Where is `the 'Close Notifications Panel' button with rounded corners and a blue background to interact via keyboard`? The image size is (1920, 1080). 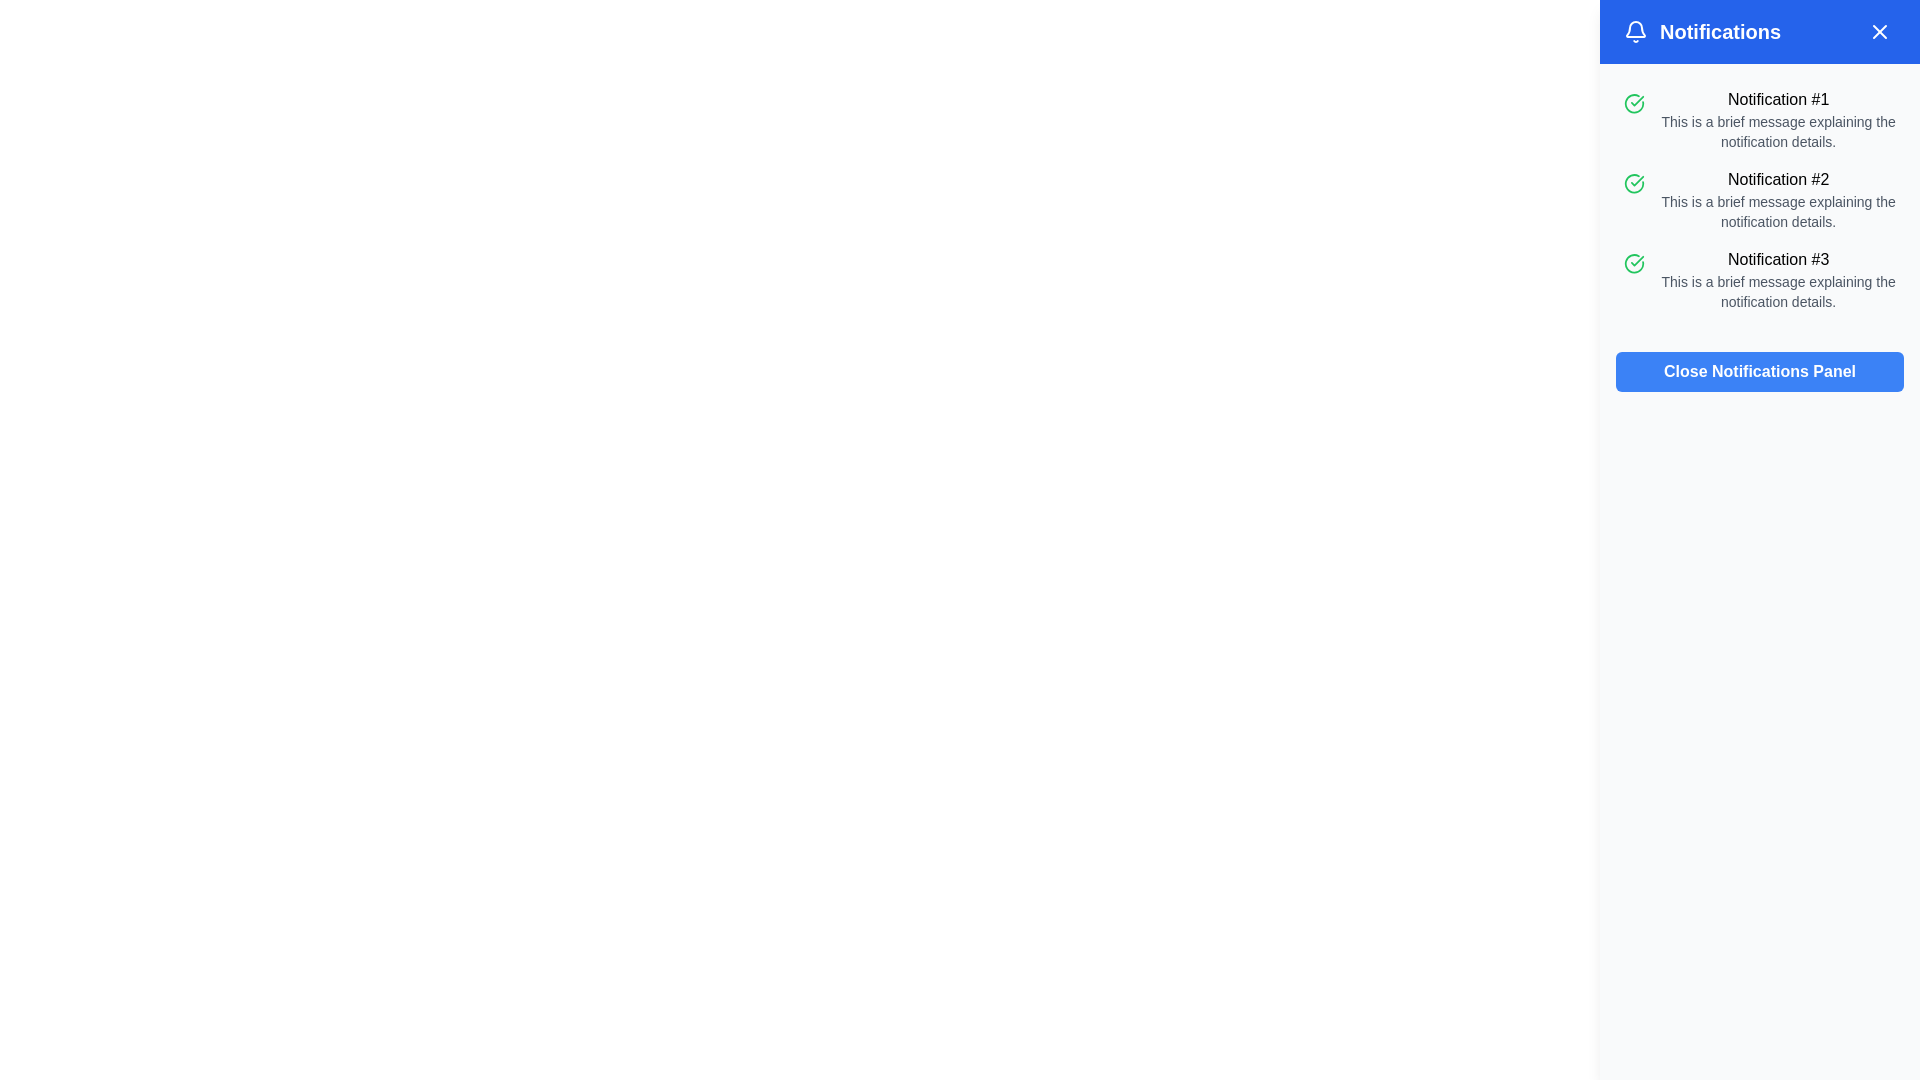 the 'Close Notifications Panel' button with rounded corners and a blue background to interact via keyboard is located at coordinates (1760, 371).